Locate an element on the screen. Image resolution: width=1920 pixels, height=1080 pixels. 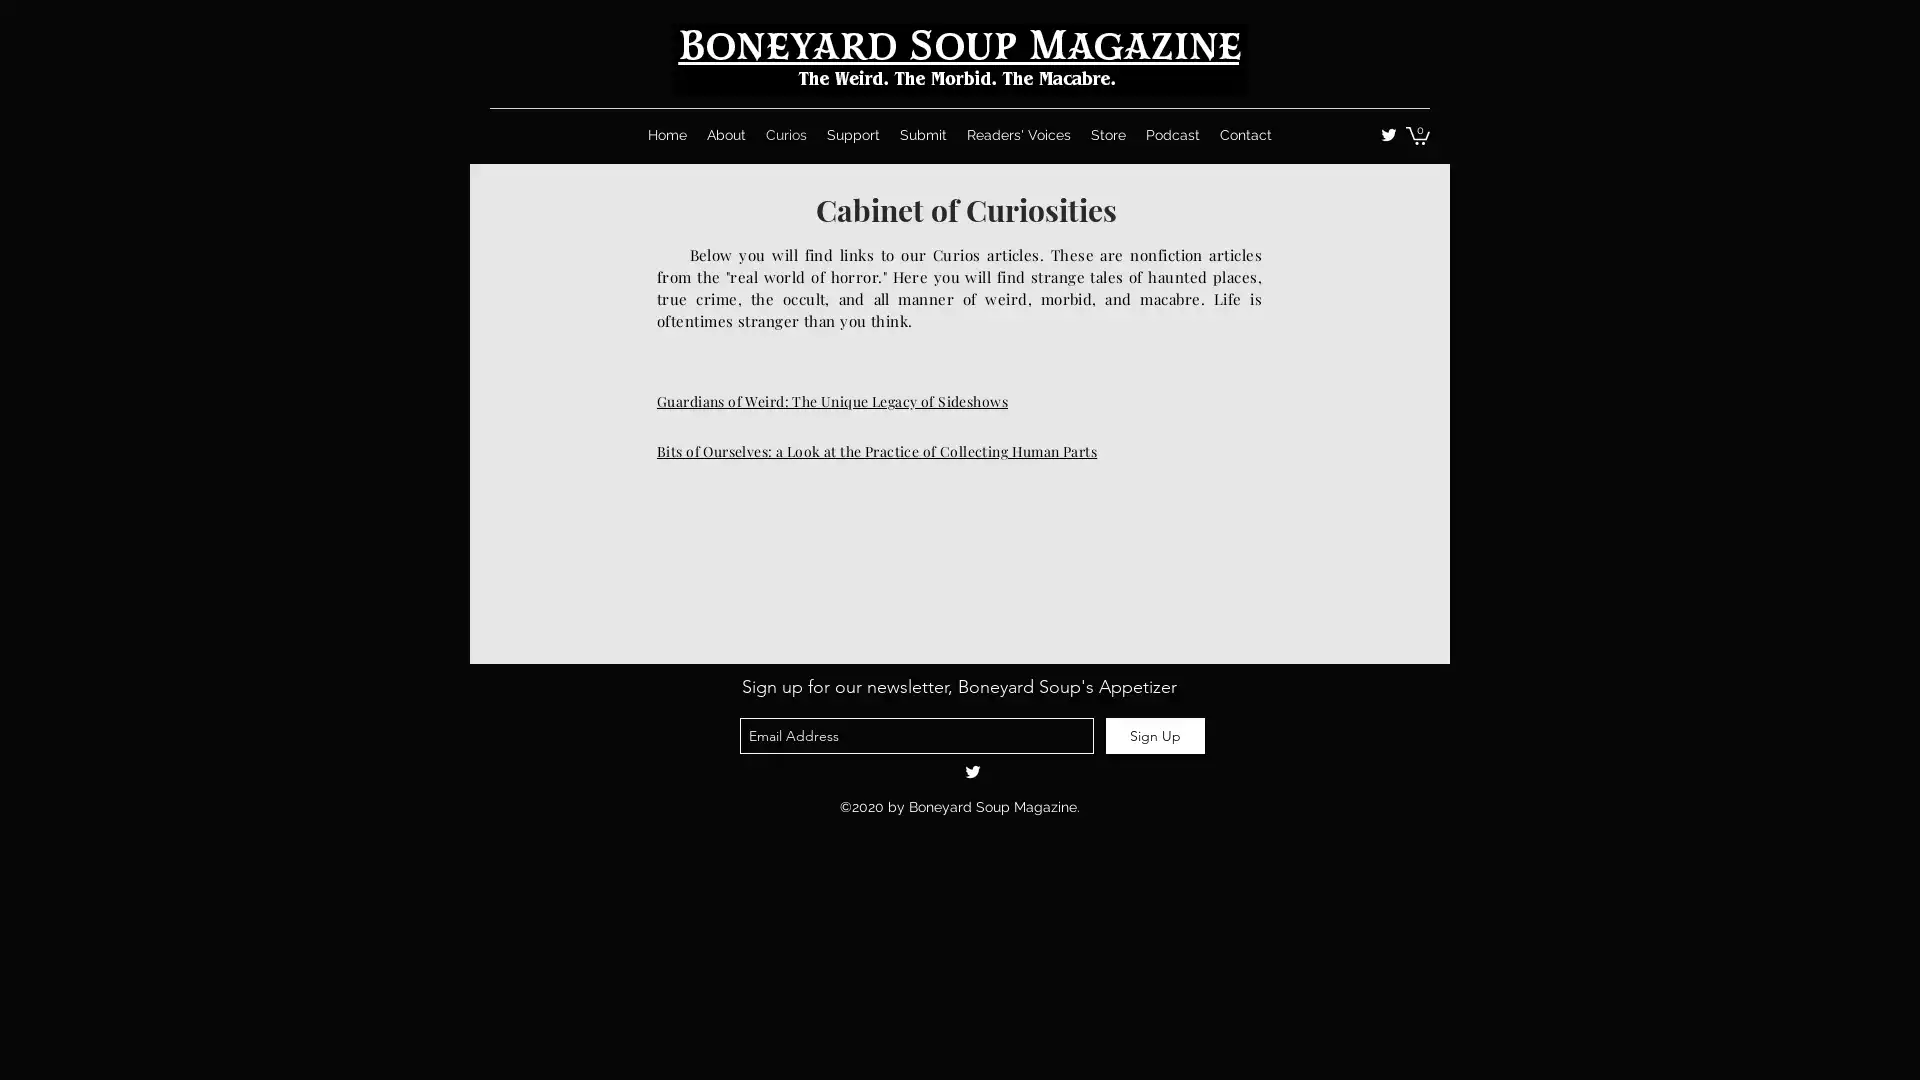
Sign Up is located at coordinates (1155, 736).